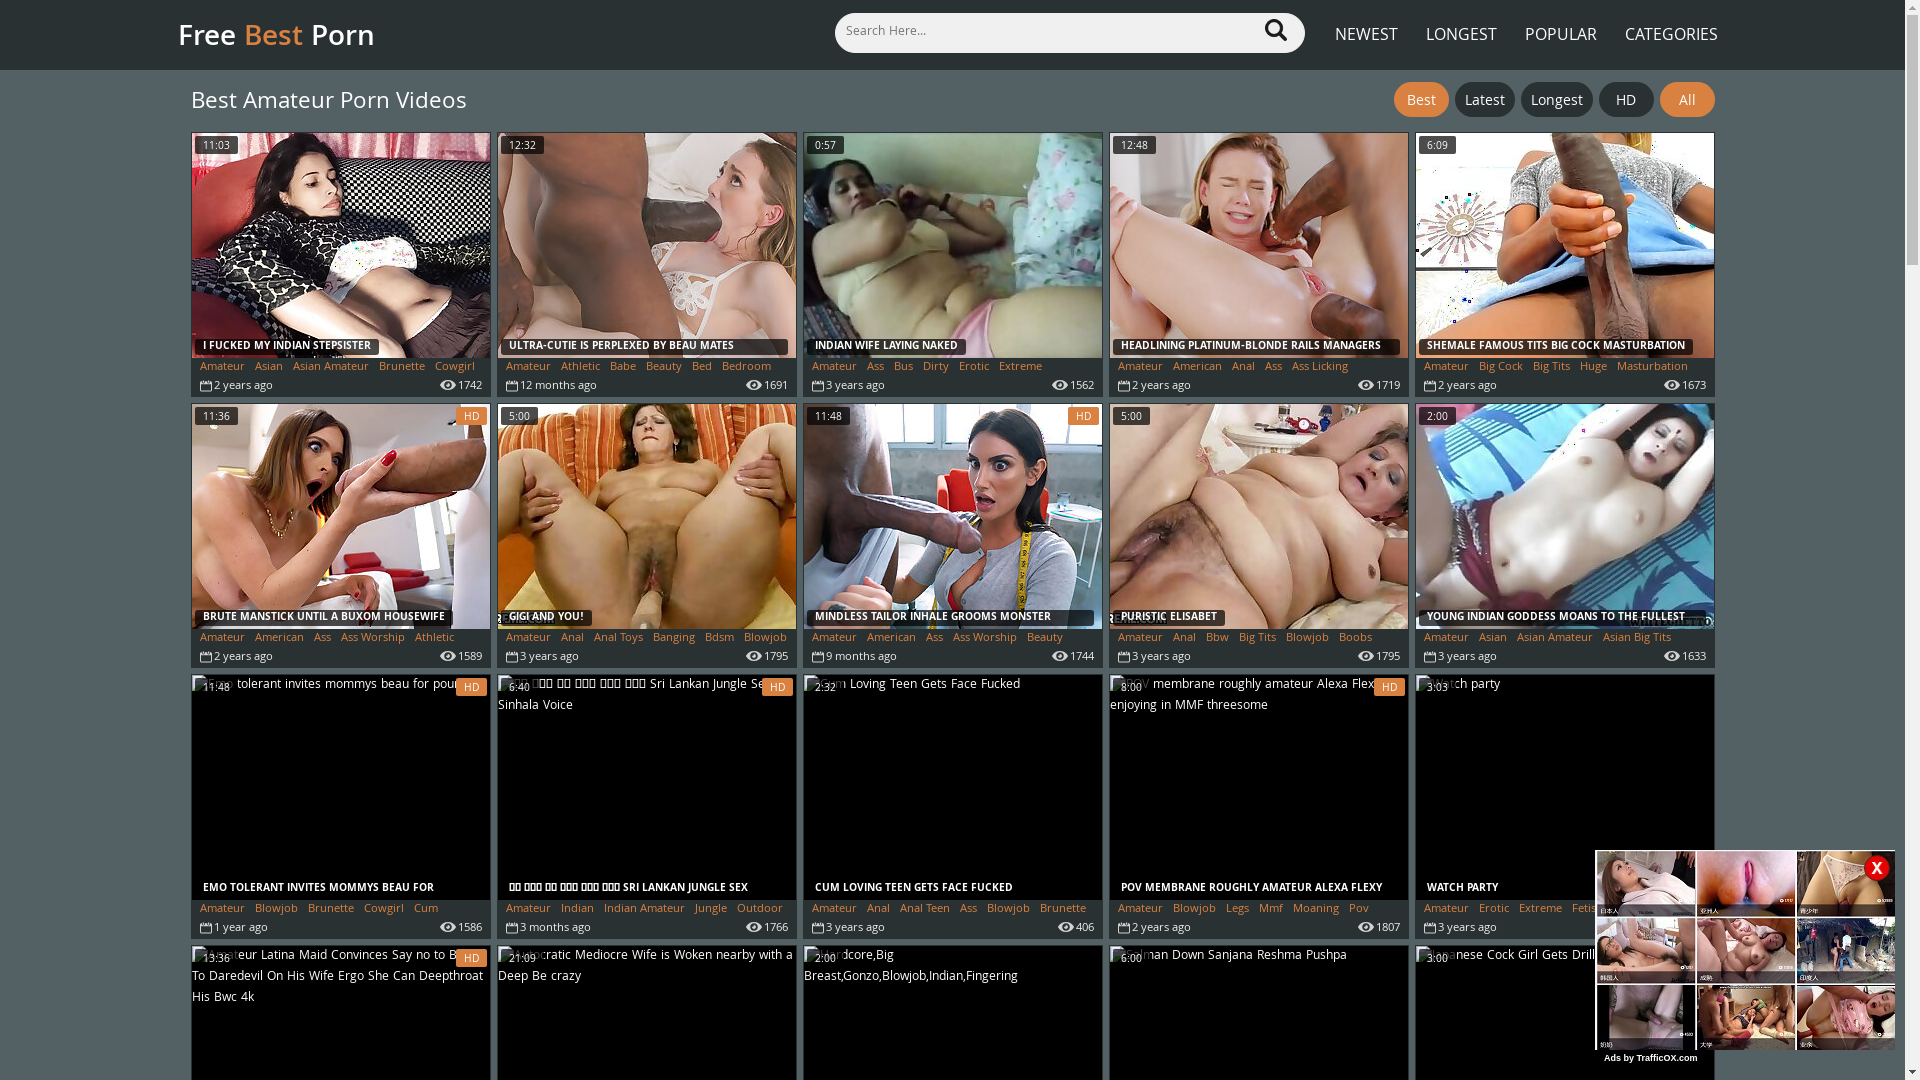 The height and width of the screenshot is (1080, 1920). What do you see at coordinates (672, 638) in the screenshot?
I see `'Banging'` at bounding box center [672, 638].